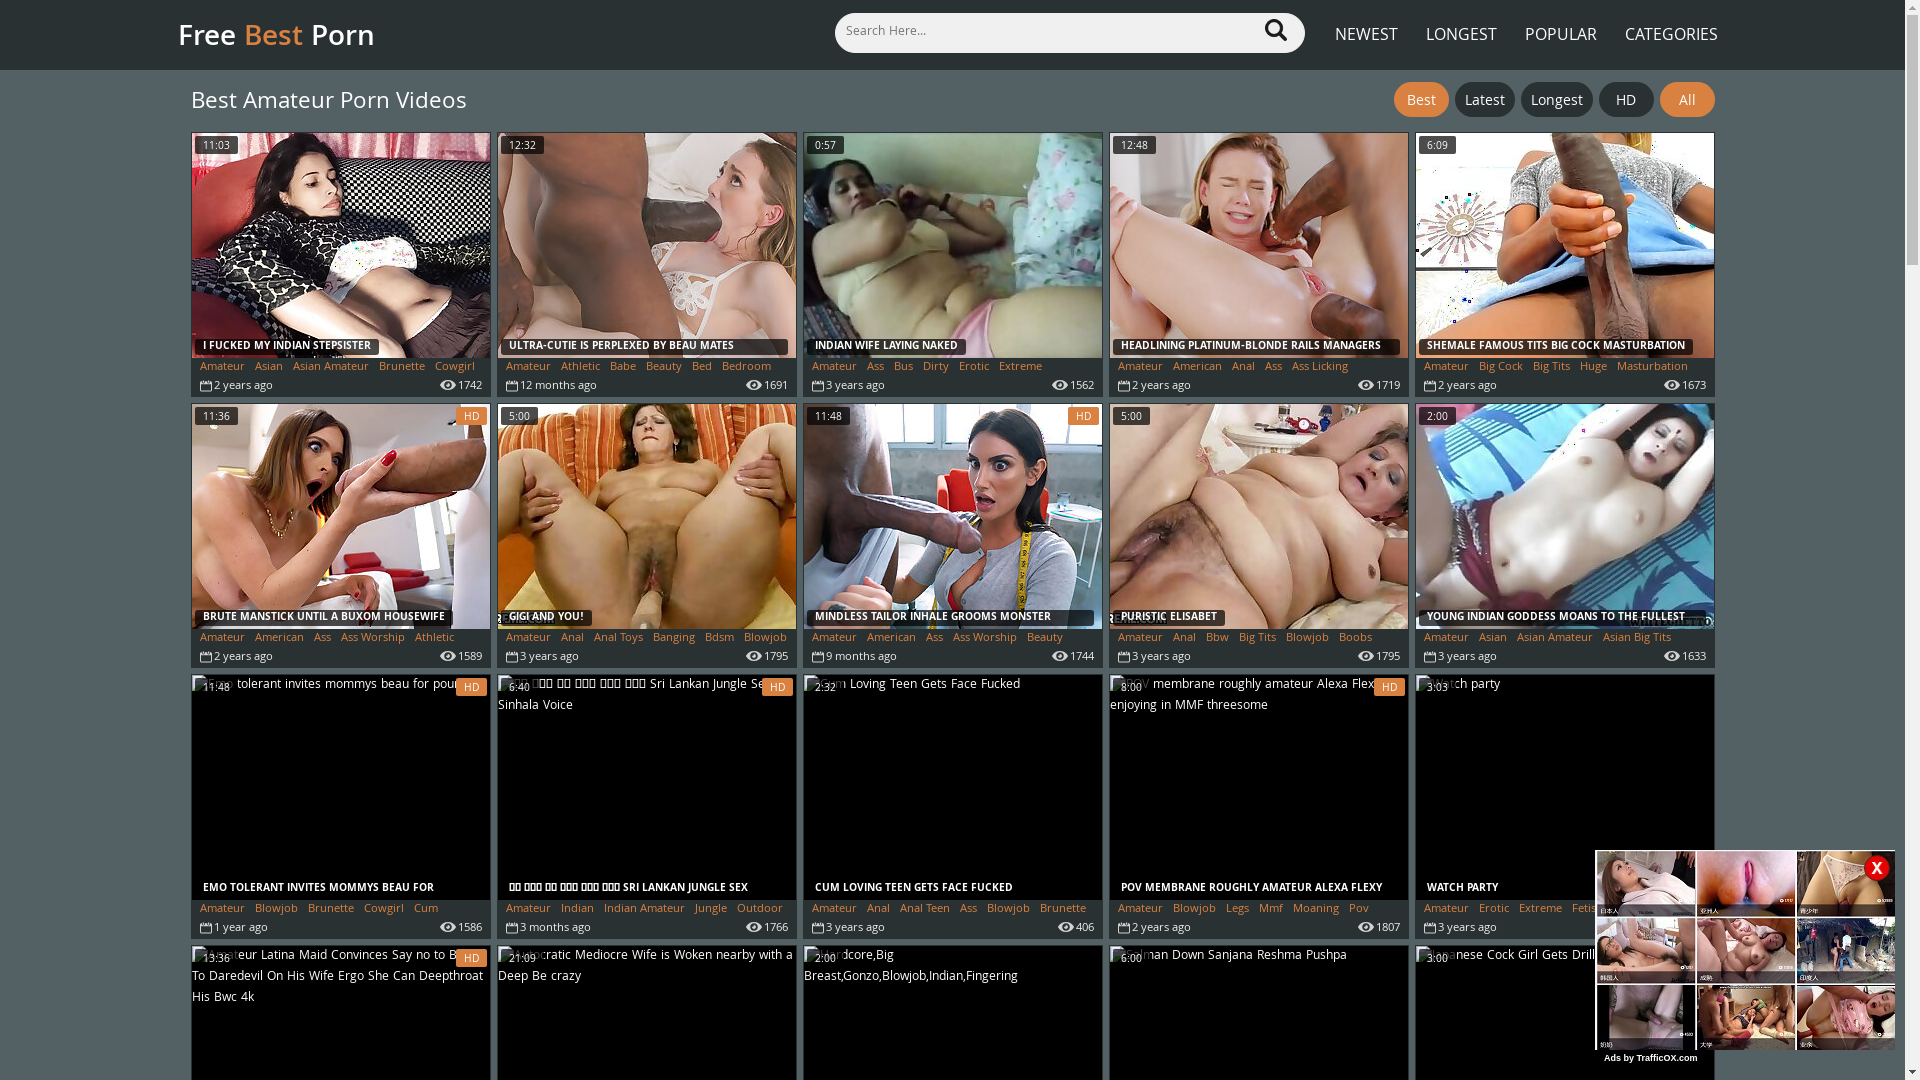 The height and width of the screenshot is (1080, 1920). What do you see at coordinates (672, 638) in the screenshot?
I see `'Banging'` at bounding box center [672, 638].